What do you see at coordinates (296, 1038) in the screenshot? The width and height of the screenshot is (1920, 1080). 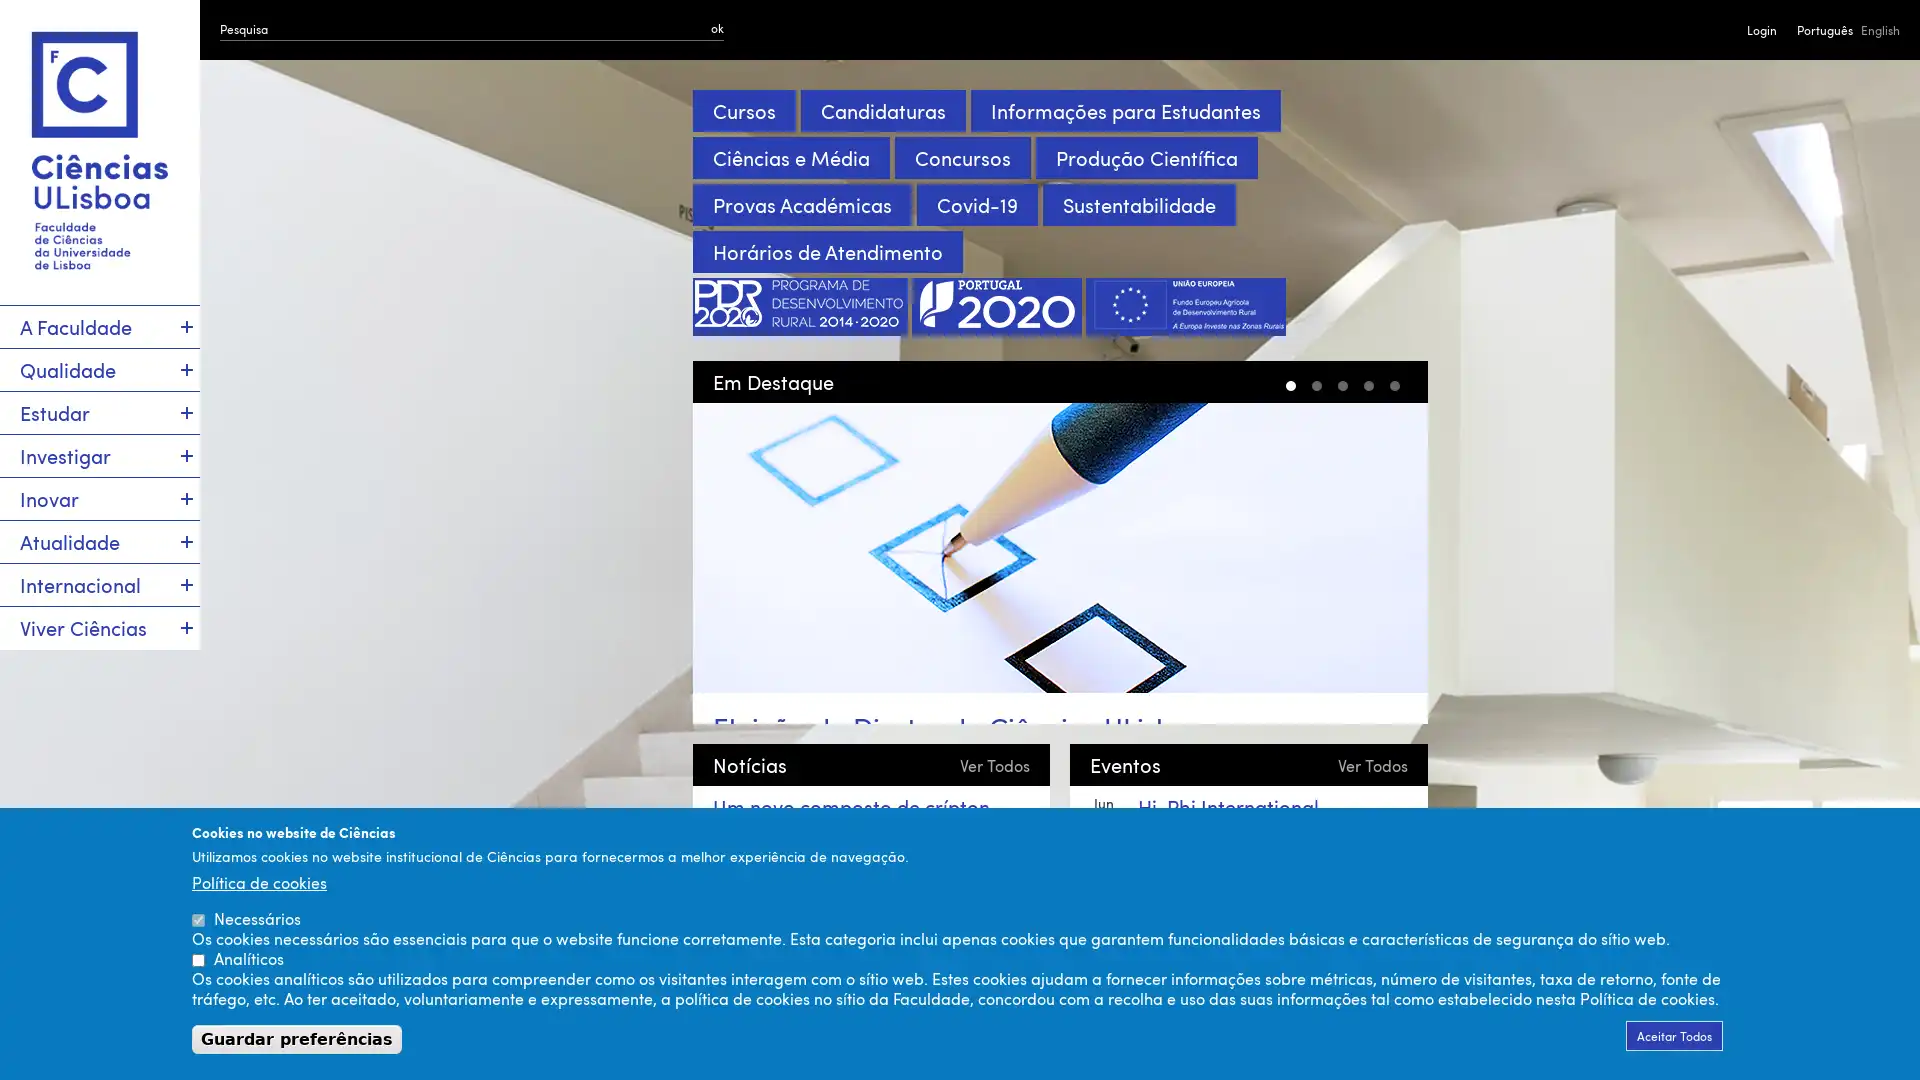 I see `Guardar preferencias` at bounding box center [296, 1038].